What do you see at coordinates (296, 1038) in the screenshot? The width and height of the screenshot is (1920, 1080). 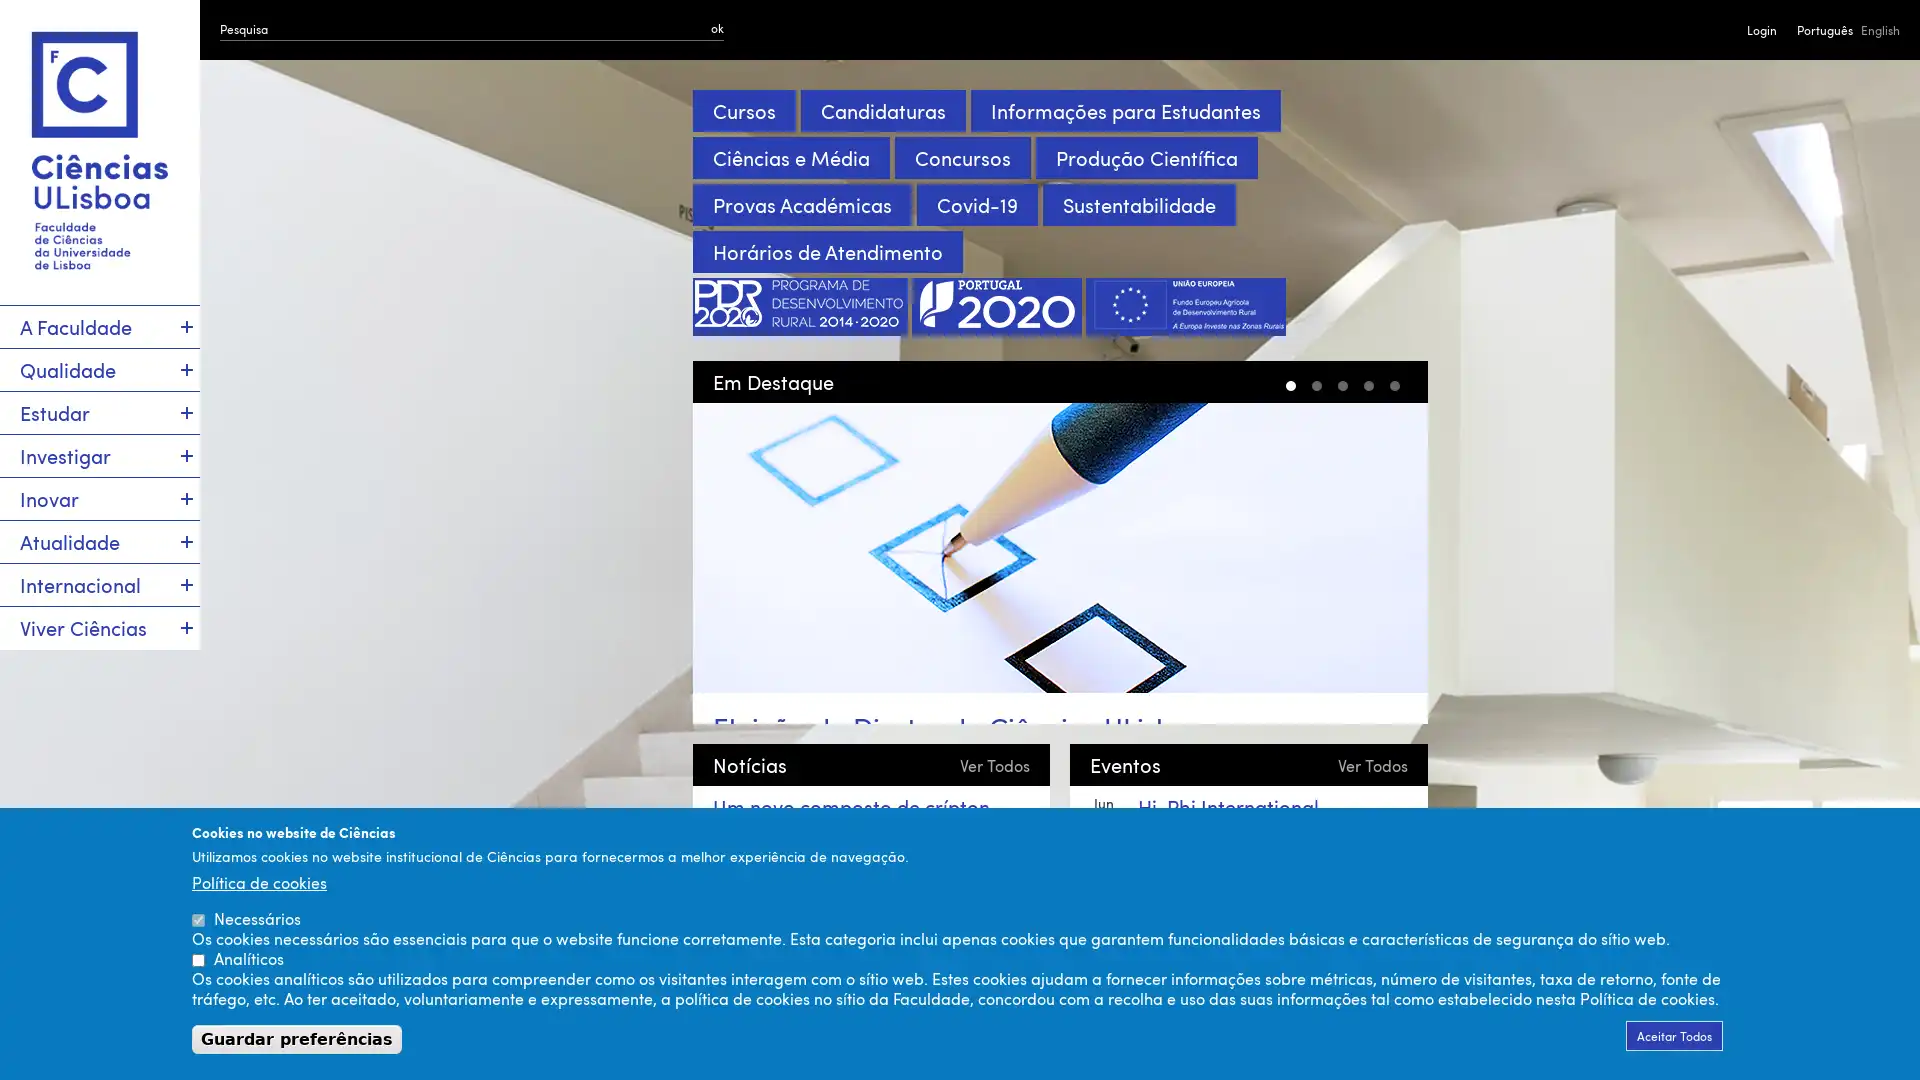 I see `Guardar preferencias` at bounding box center [296, 1038].